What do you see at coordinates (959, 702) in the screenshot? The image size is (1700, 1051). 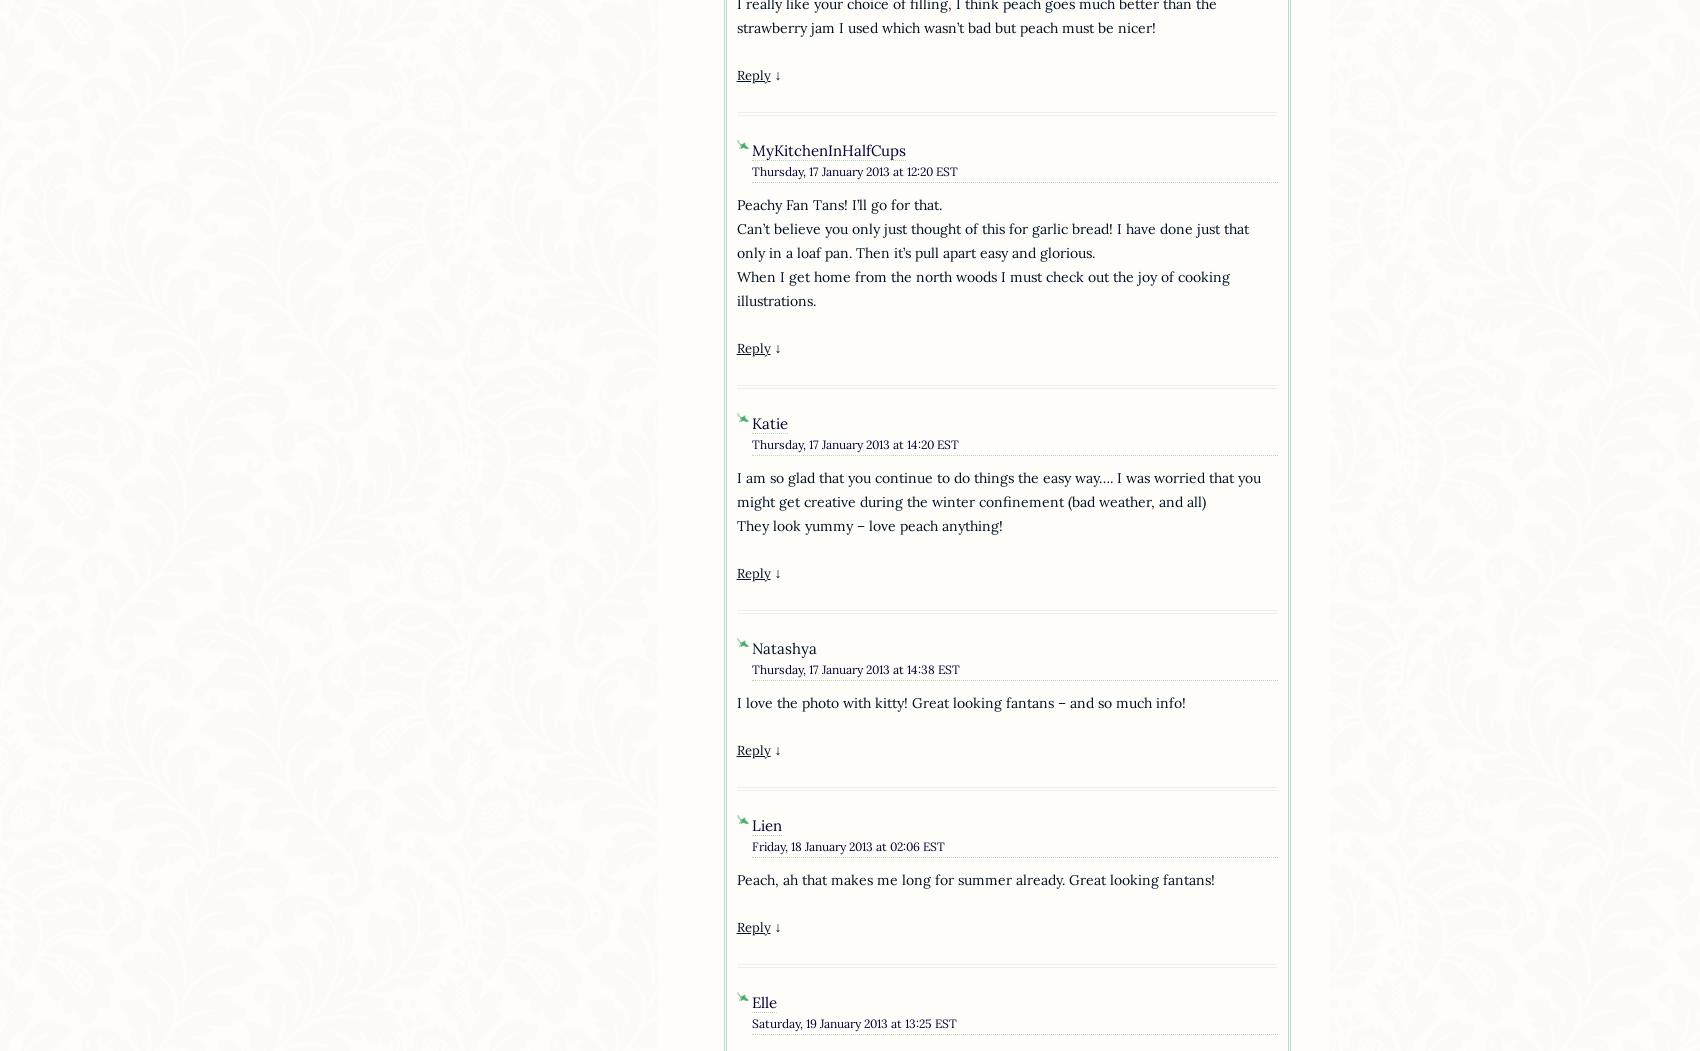 I see `'I love the photo with kitty! Great looking fantans – and so much info!'` at bounding box center [959, 702].